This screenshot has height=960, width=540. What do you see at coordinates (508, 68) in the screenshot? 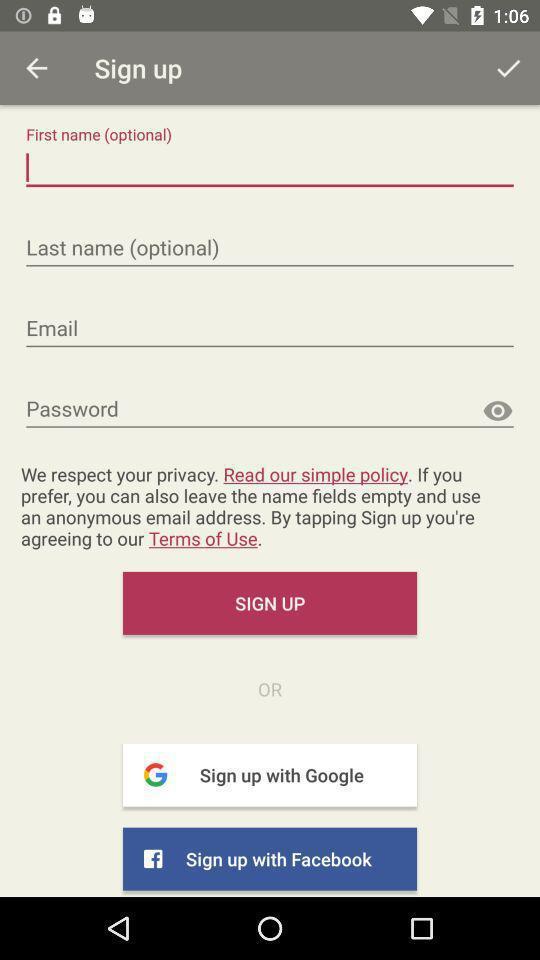
I see `the tick mark which is on the top right corner` at bounding box center [508, 68].